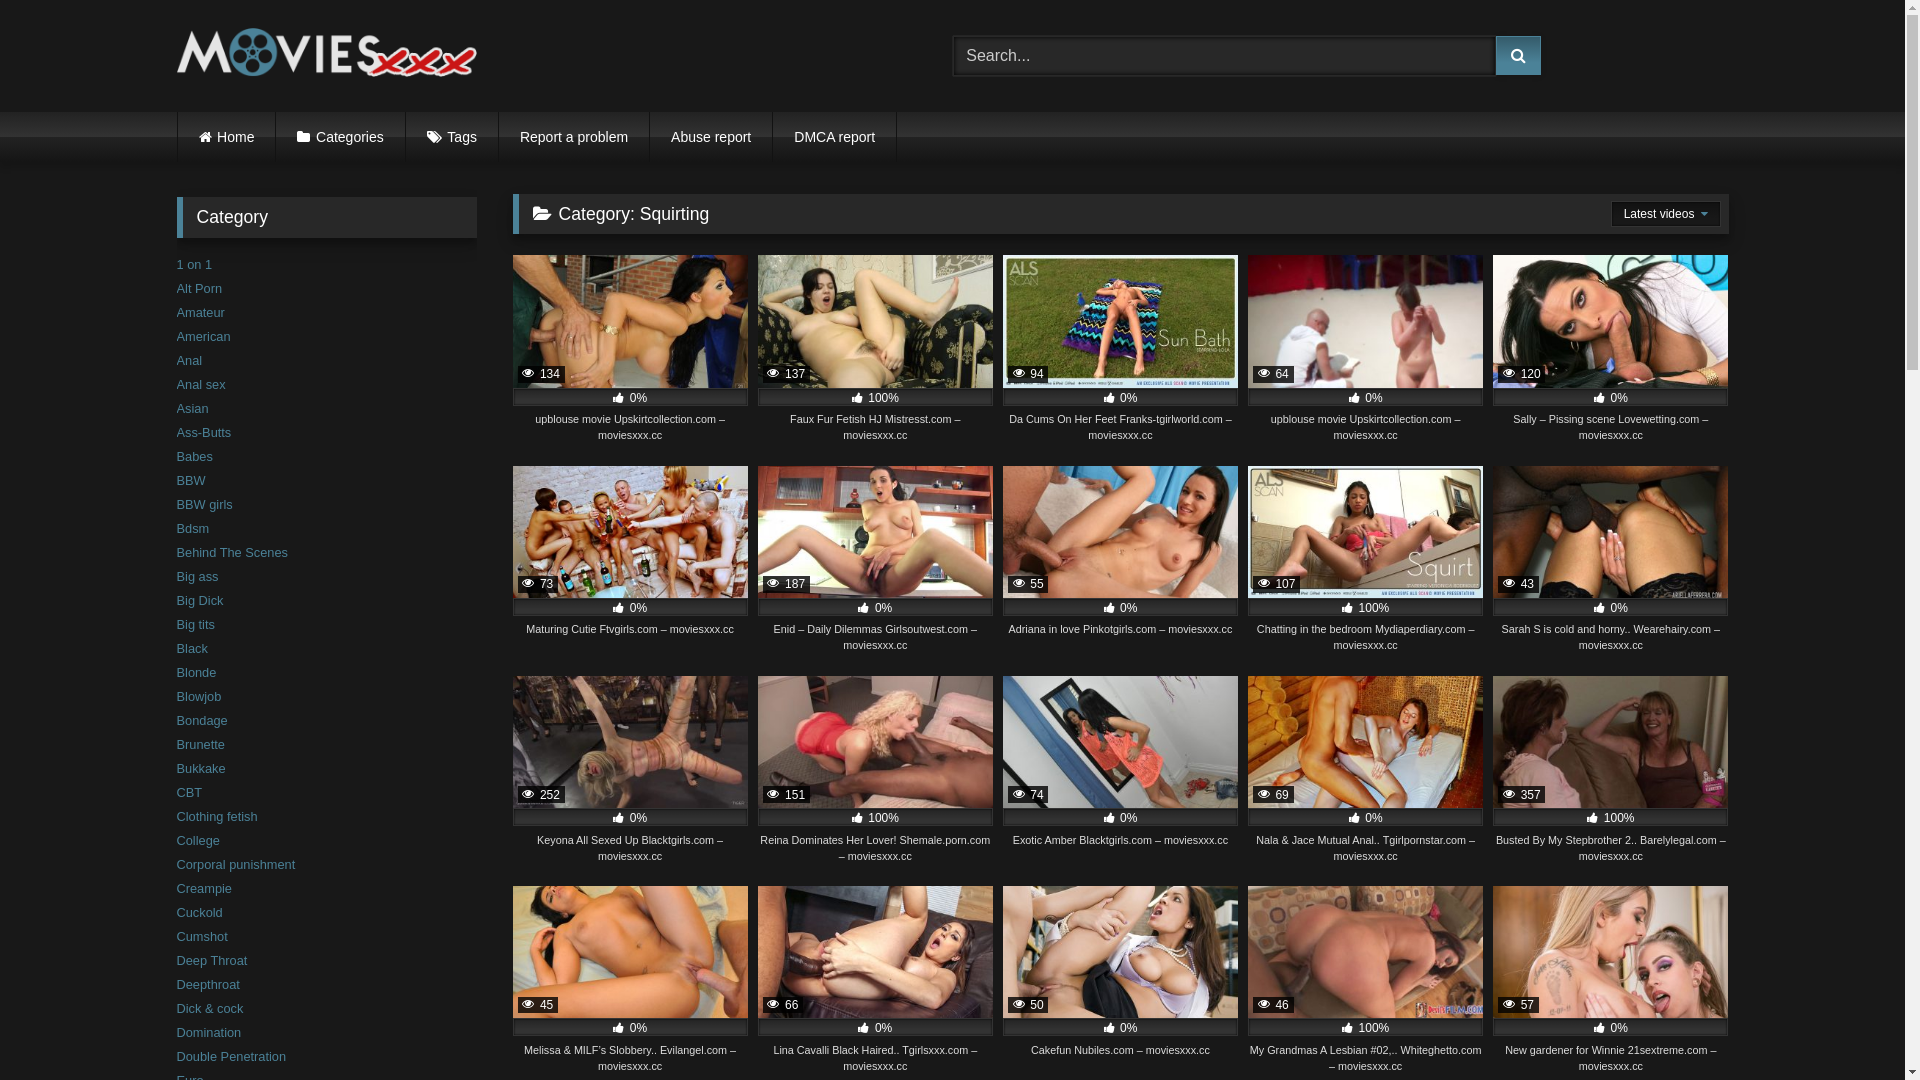 The image size is (1920, 1080). What do you see at coordinates (176, 503) in the screenshot?
I see `'BBW girls'` at bounding box center [176, 503].